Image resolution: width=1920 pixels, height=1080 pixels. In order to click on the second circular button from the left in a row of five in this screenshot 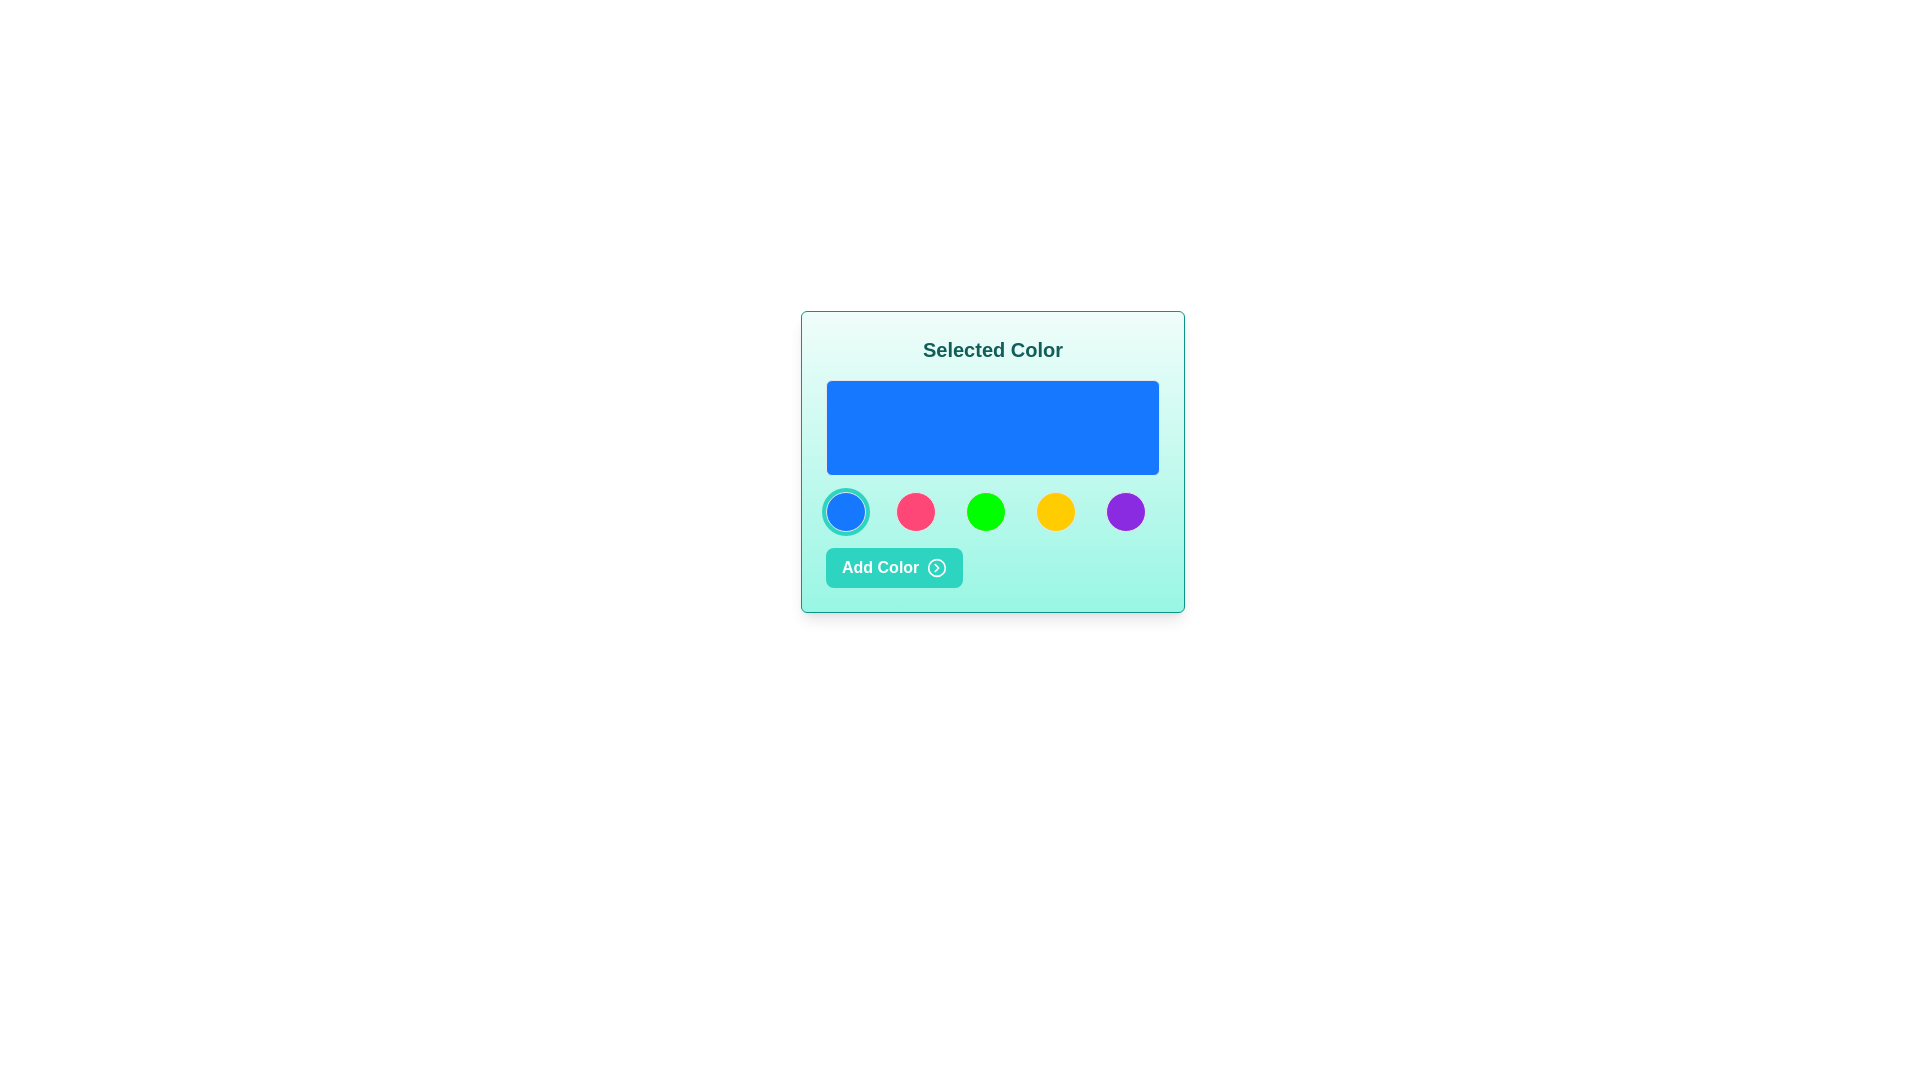, I will do `click(915, 511)`.